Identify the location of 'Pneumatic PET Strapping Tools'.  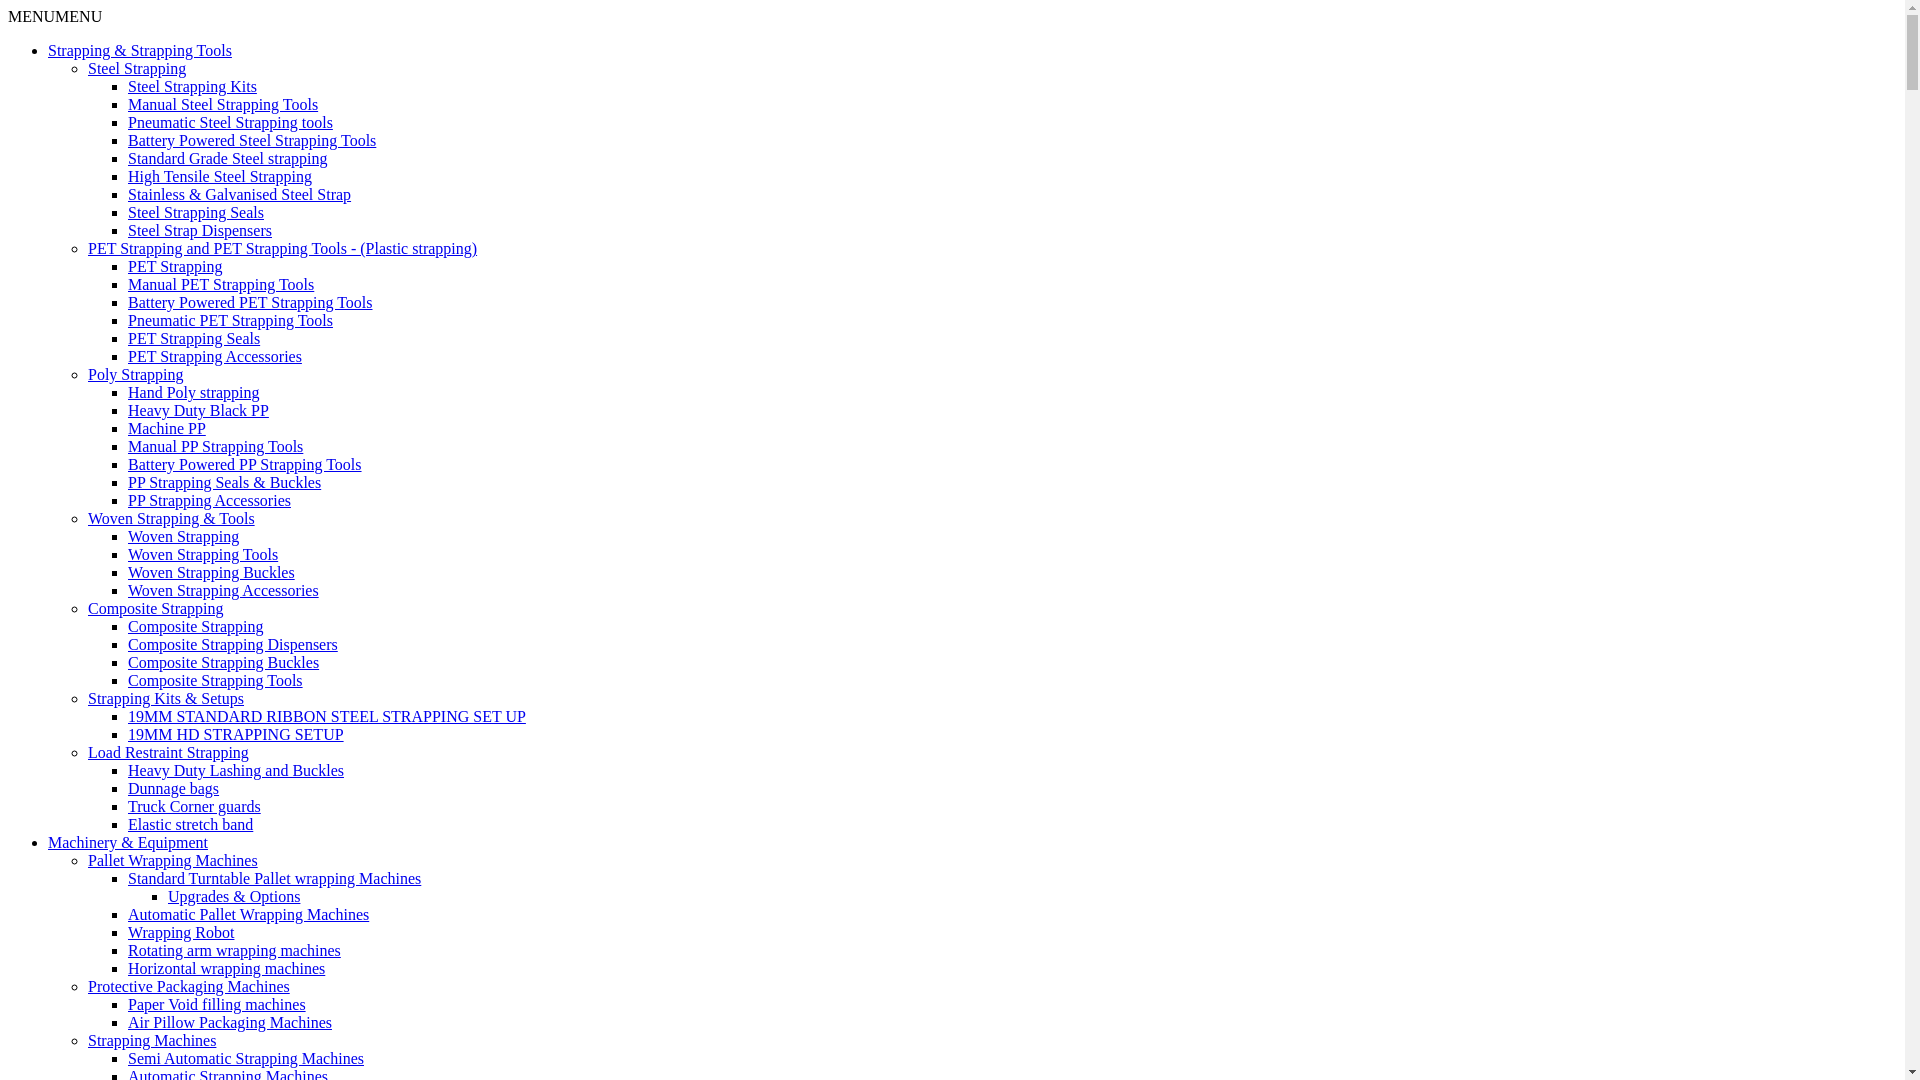
(230, 319).